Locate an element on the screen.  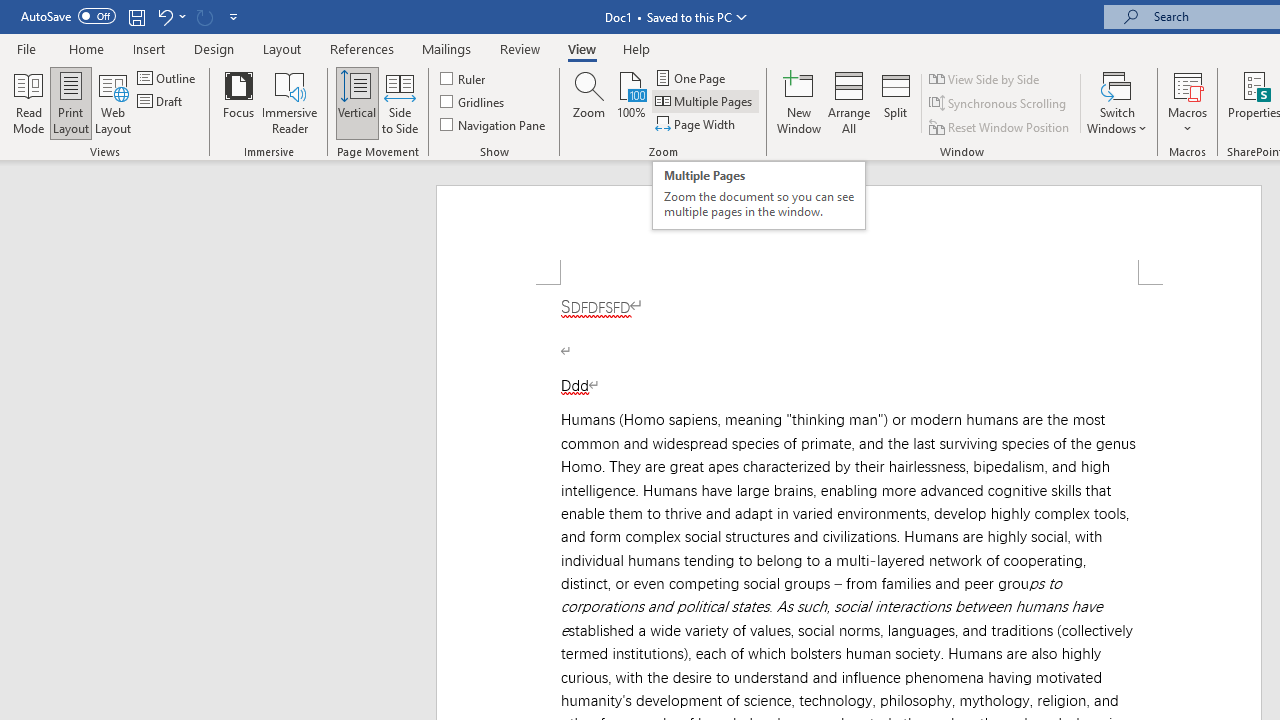
'Vertical' is located at coordinates (357, 103).